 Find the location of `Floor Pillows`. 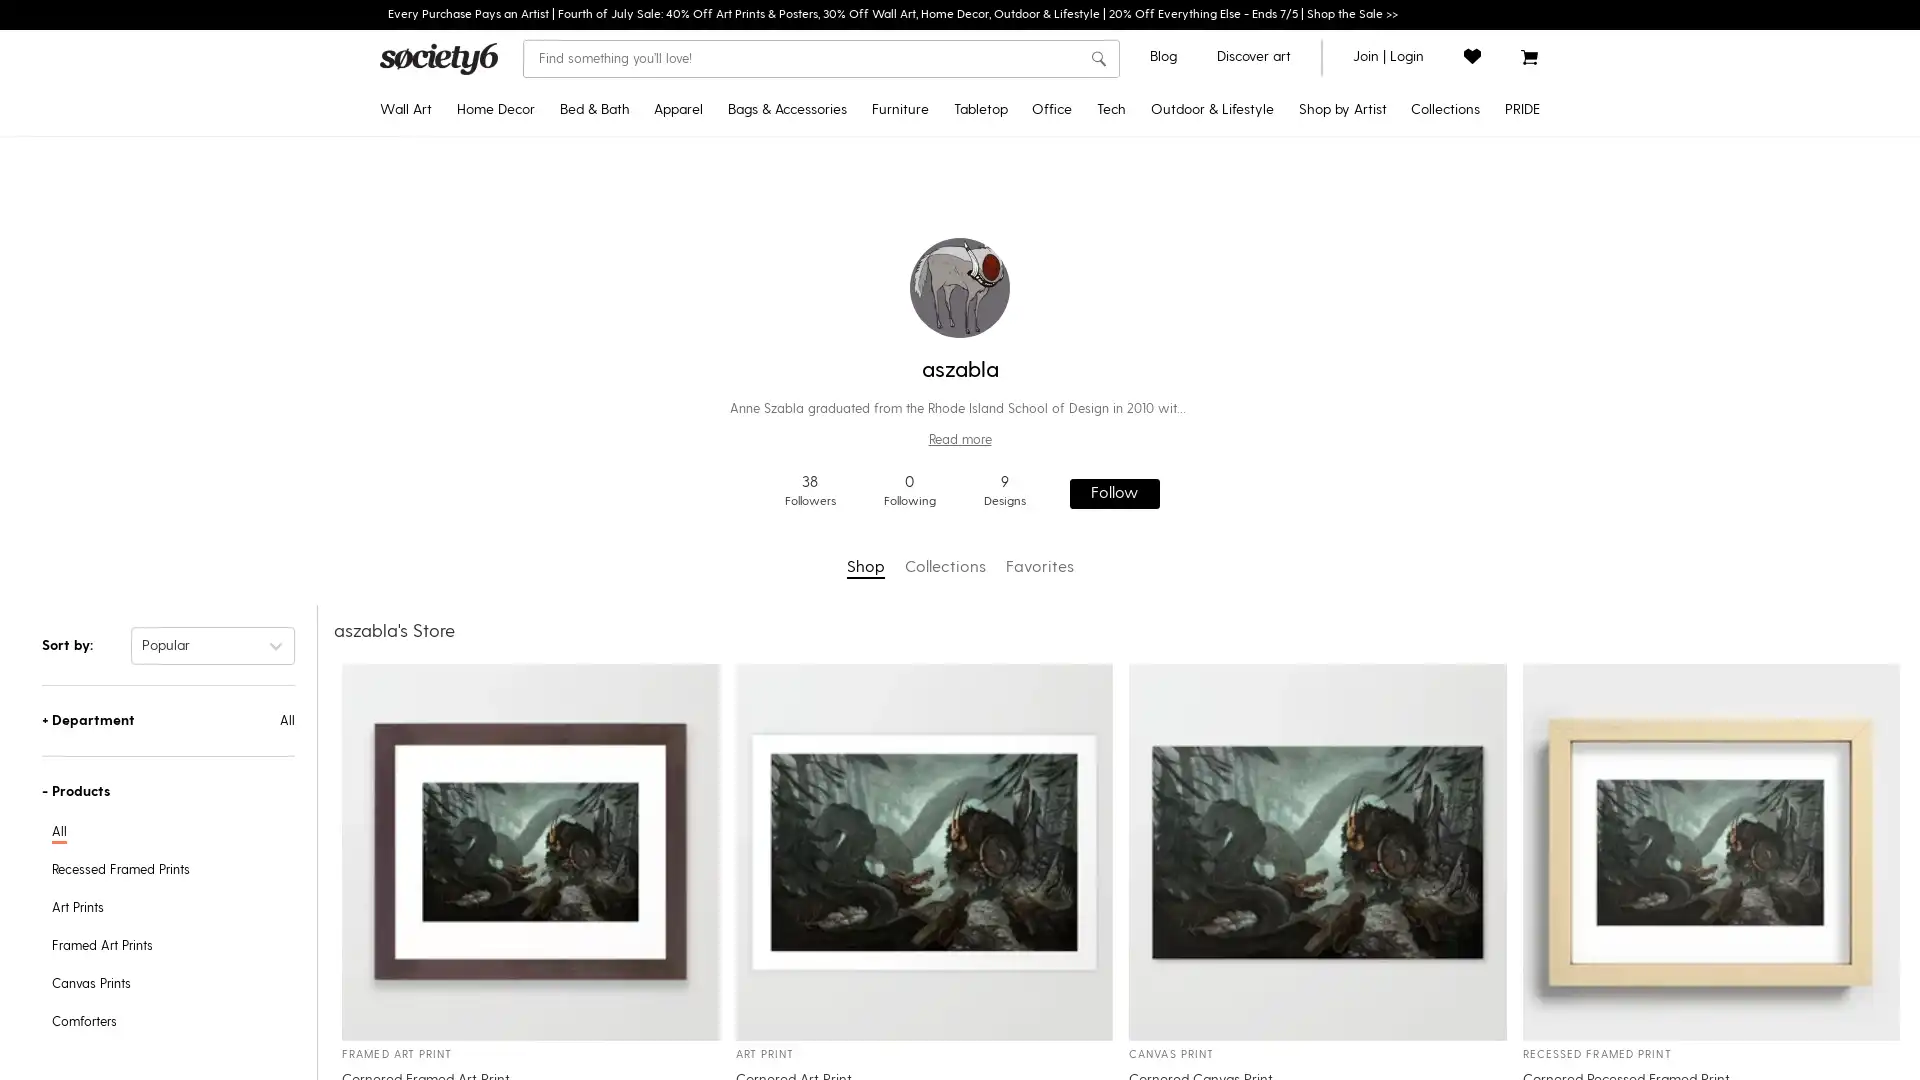

Floor Pillows is located at coordinates (533, 256).